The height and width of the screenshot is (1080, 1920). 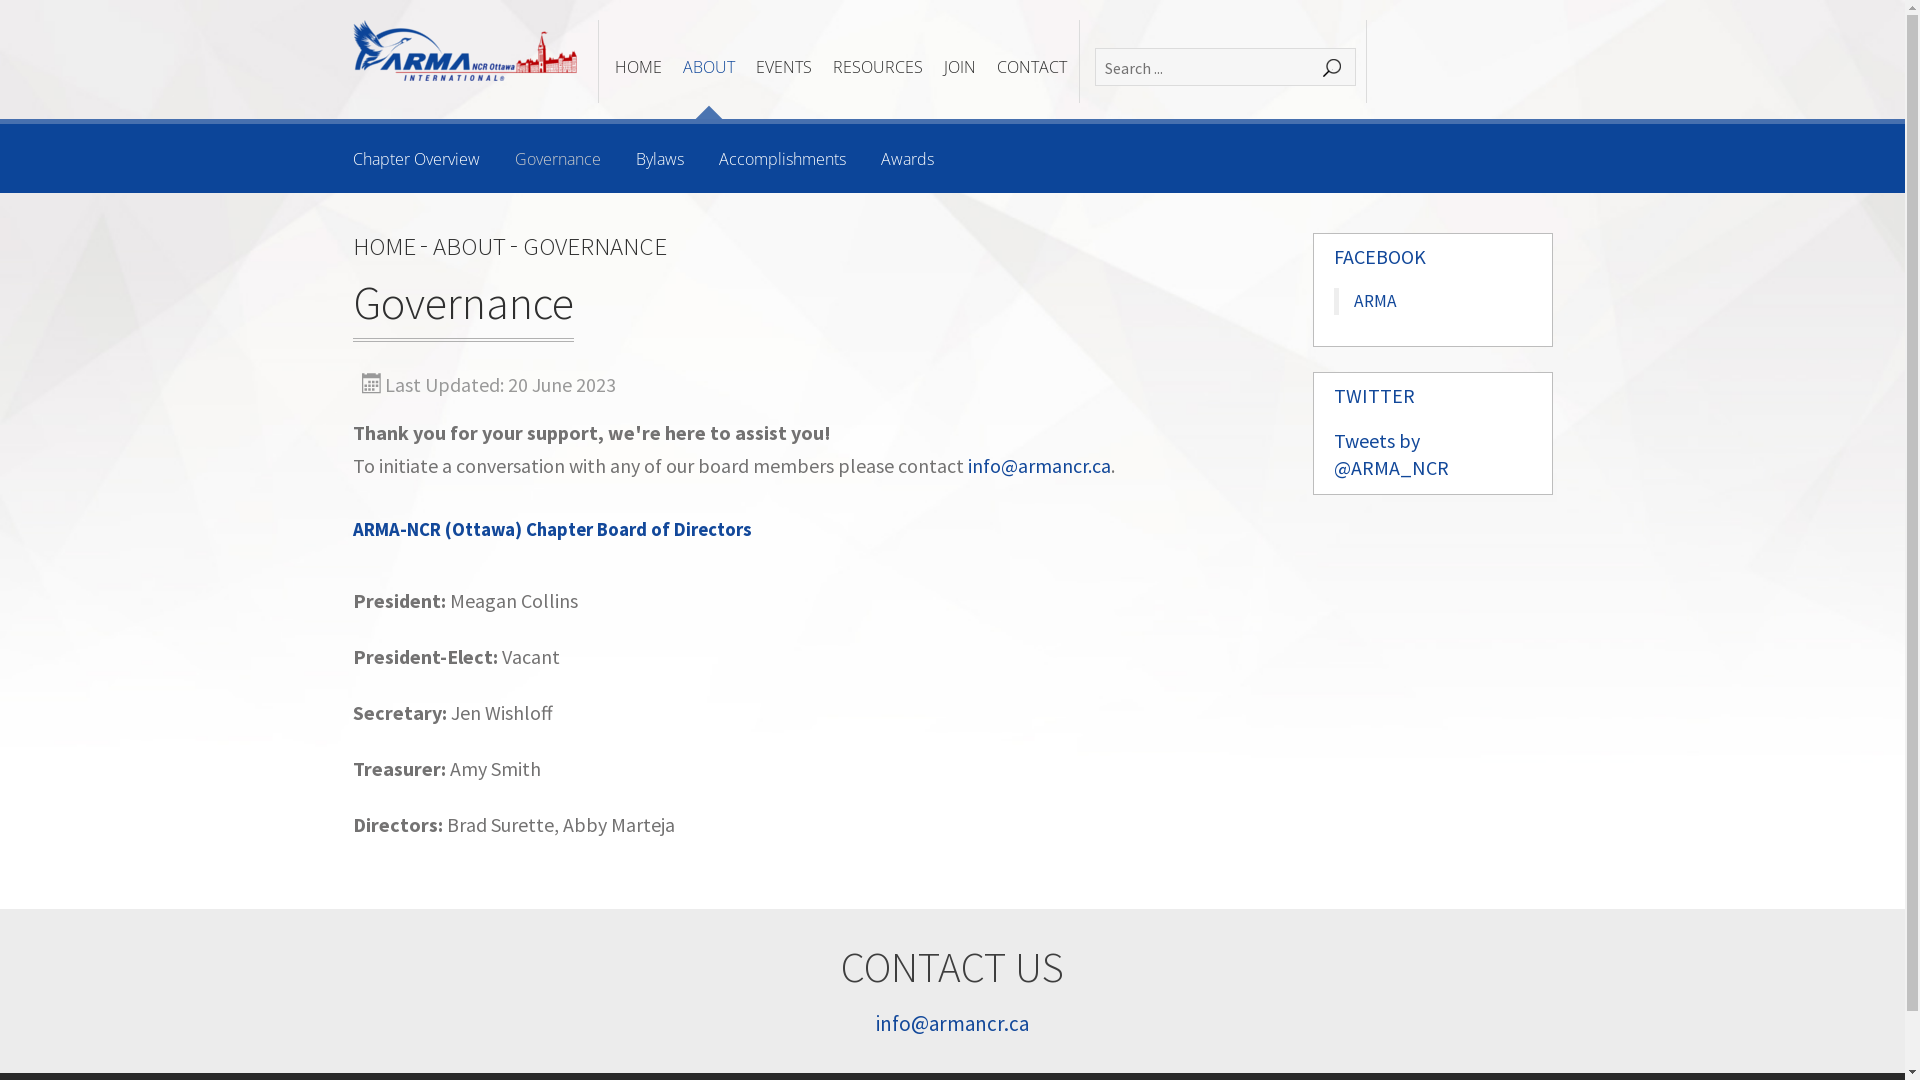 What do you see at coordinates (556, 157) in the screenshot?
I see `'Governance'` at bounding box center [556, 157].